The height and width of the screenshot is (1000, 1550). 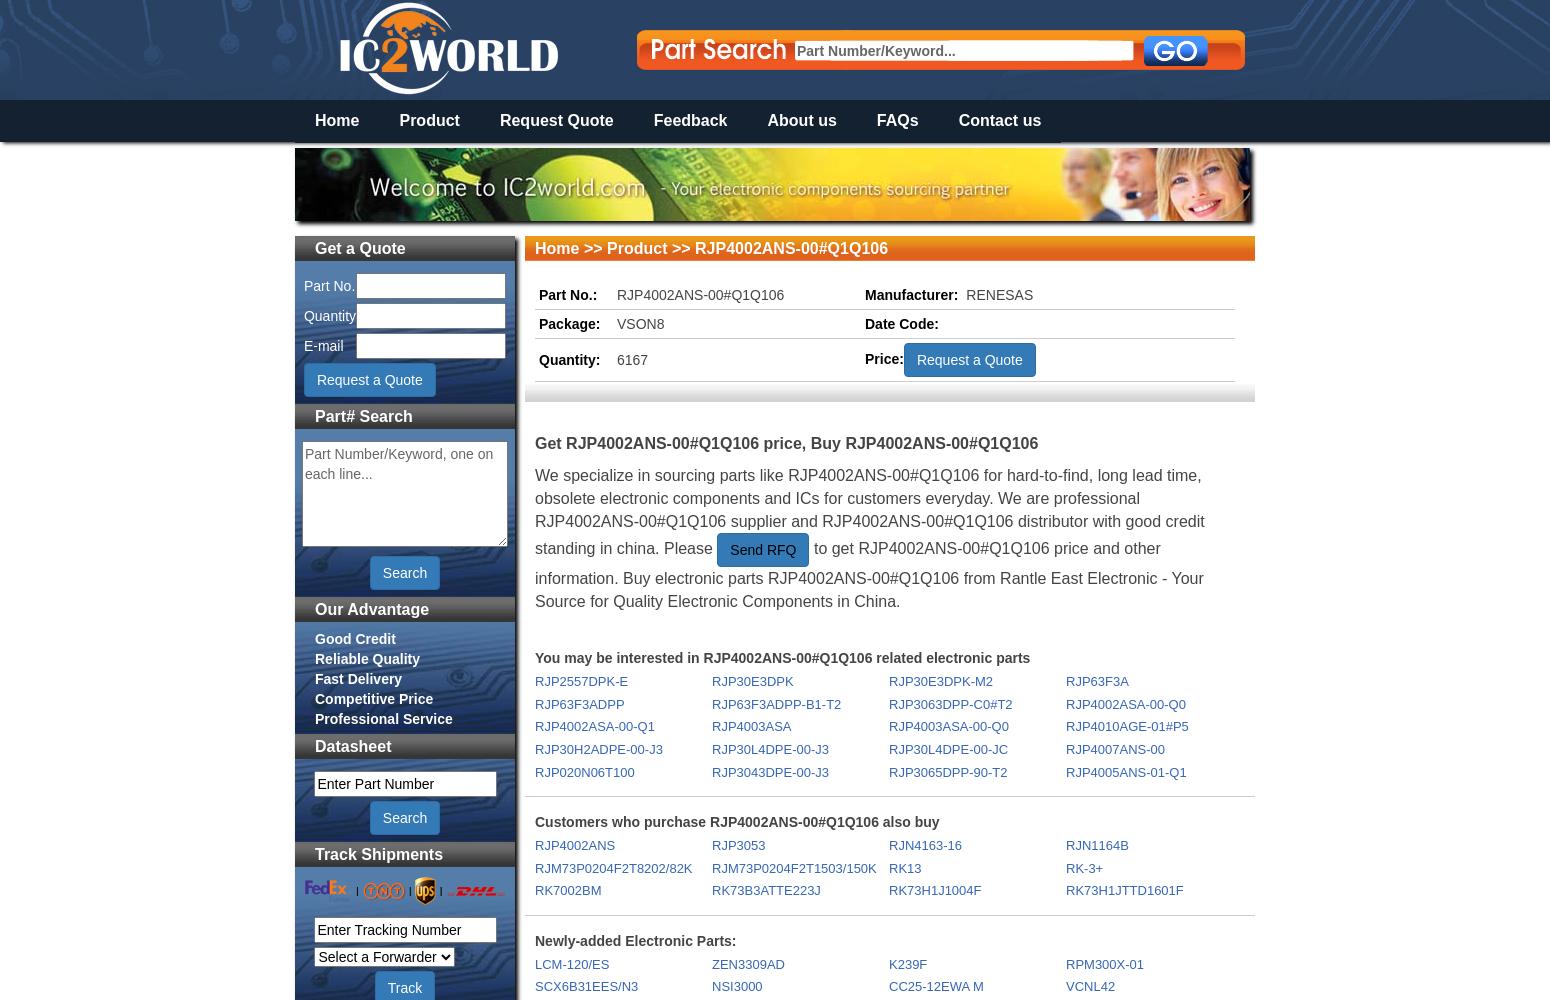 What do you see at coordinates (617, 294) in the screenshot?
I see `'RJP4002ANS-00#Q1Q106'` at bounding box center [617, 294].